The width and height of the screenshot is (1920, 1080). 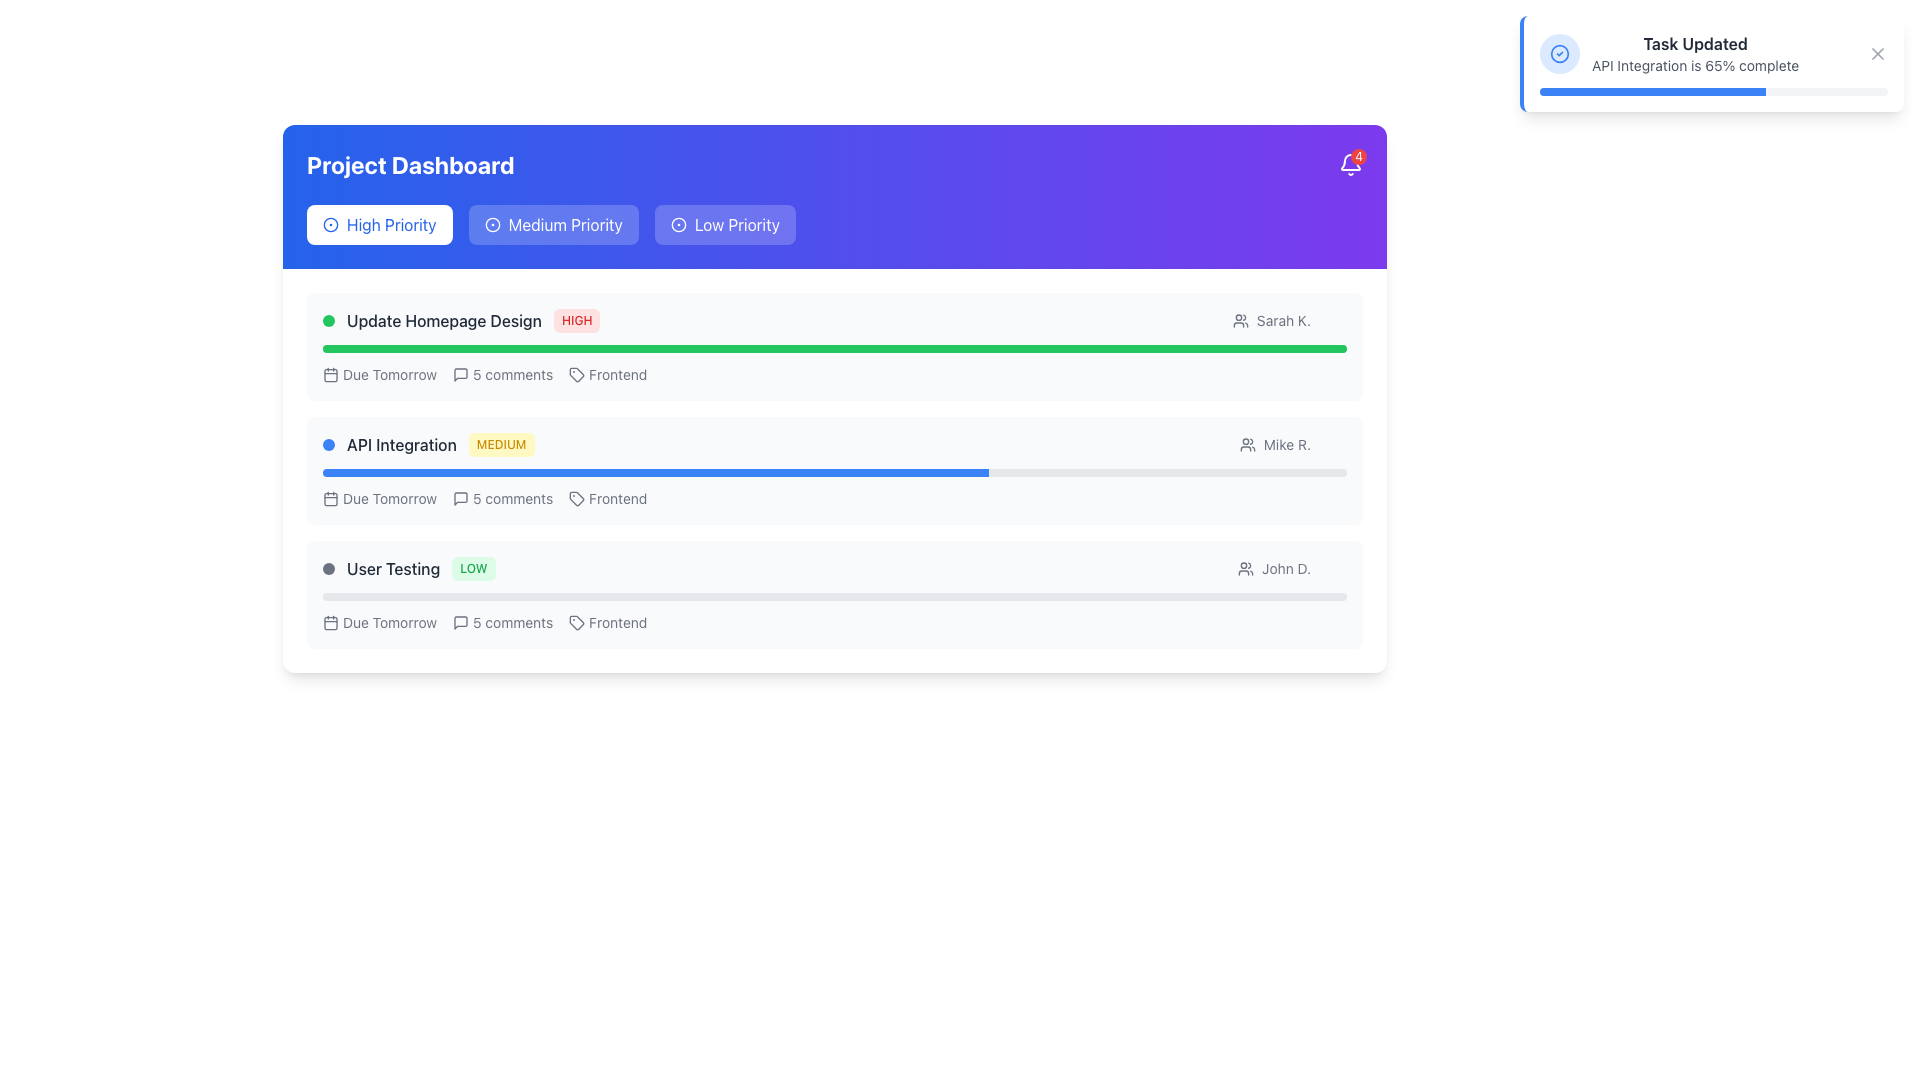 What do you see at coordinates (492, 224) in the screenshot?
I see `the circular icon with a hollow border and solid dot in the center` at bounding box center [492, 224].